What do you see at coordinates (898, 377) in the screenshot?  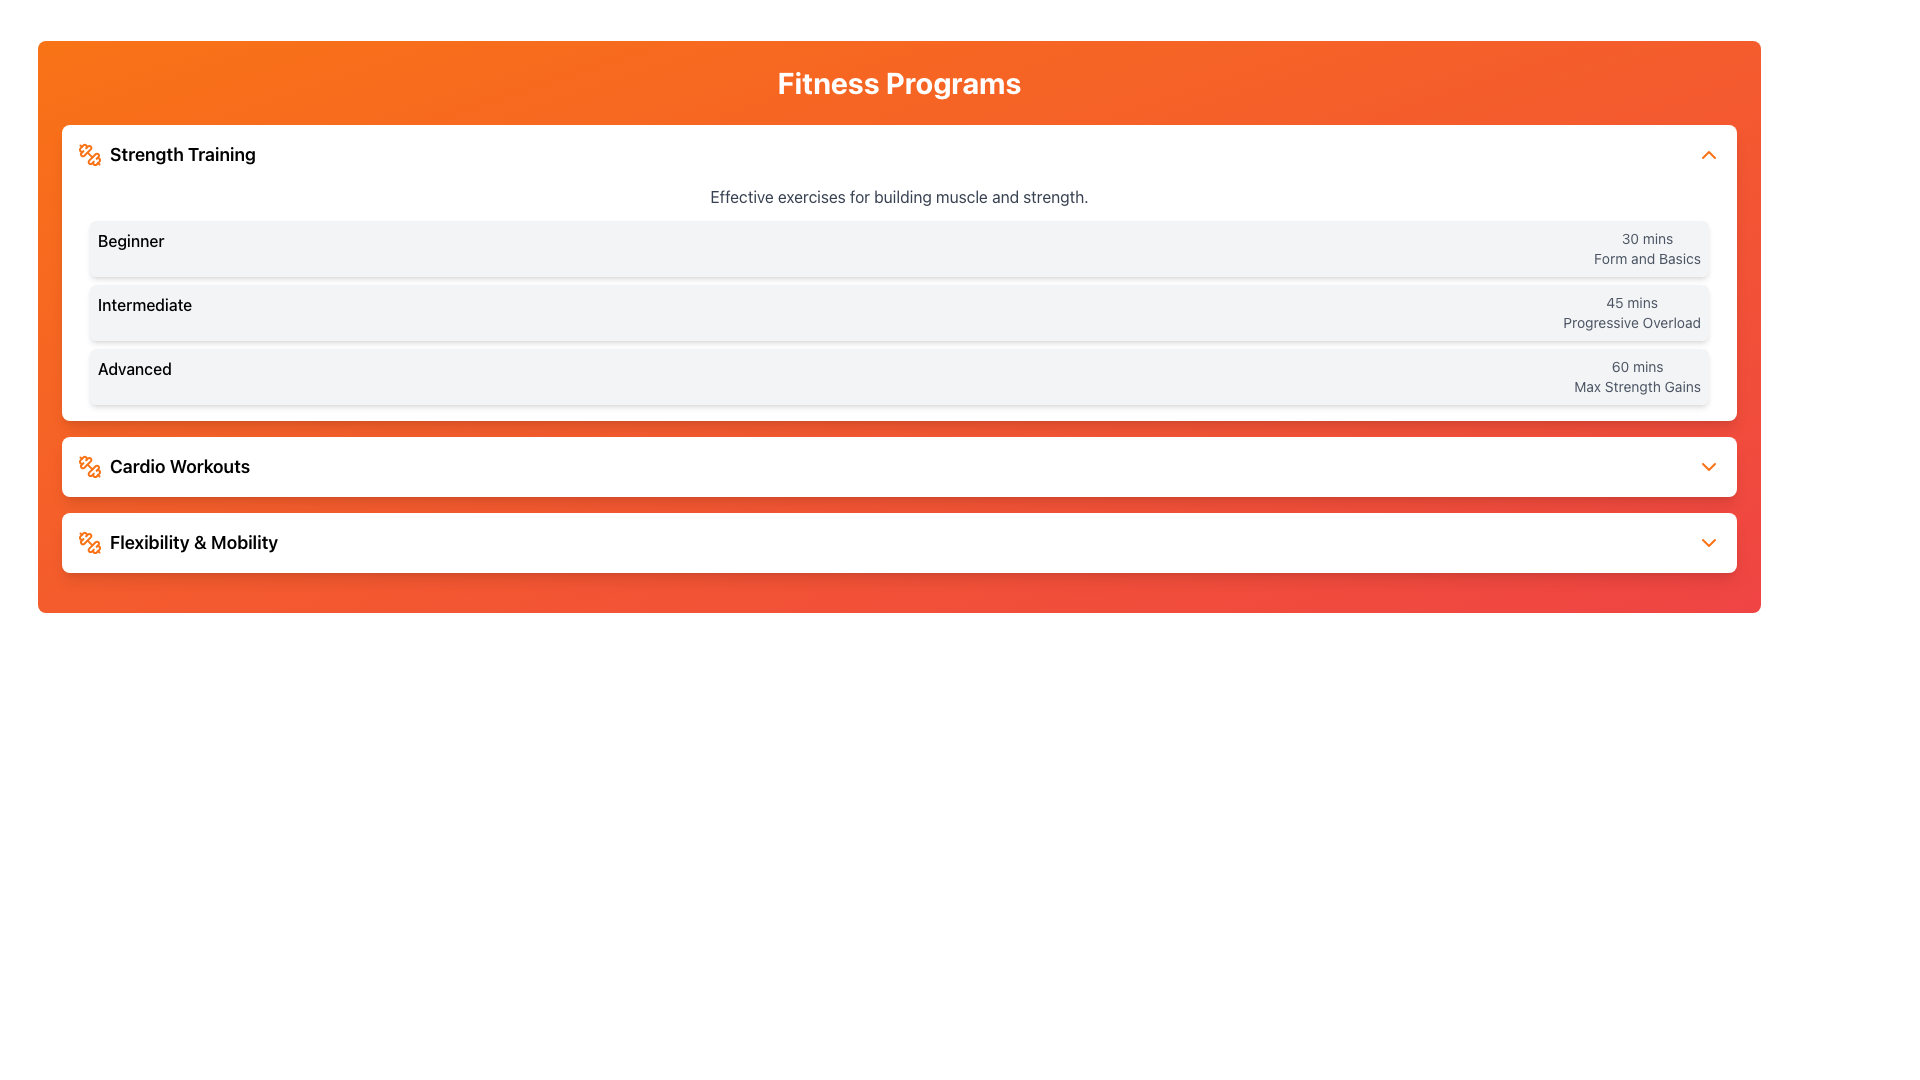 I see `the informational card titled 'Advanced' which provides details about '60 mins Max Strength Gains' located in the 'Strength Training' section, positioned between the 'Intermediate' card and the section's border` at bounding box center [898, 377].